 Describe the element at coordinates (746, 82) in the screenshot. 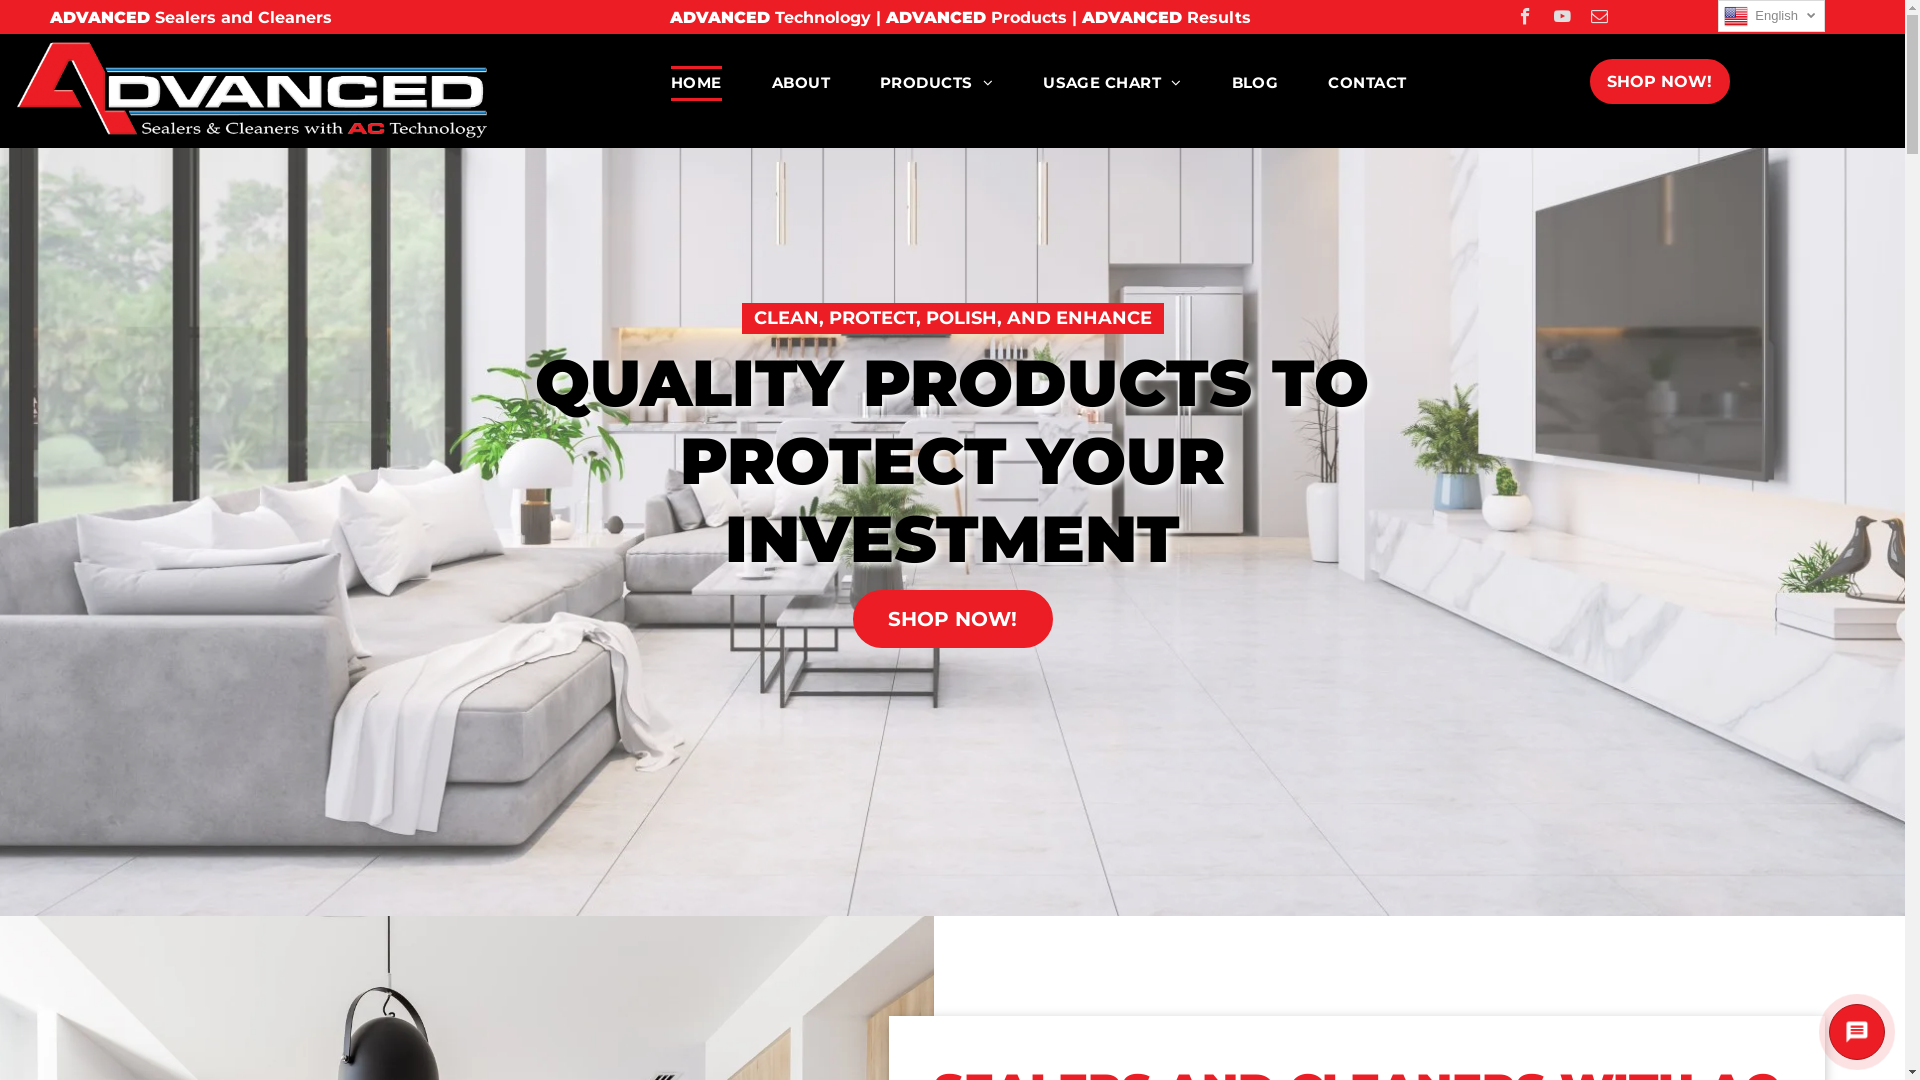

I see `'ABOUT'` at that location.